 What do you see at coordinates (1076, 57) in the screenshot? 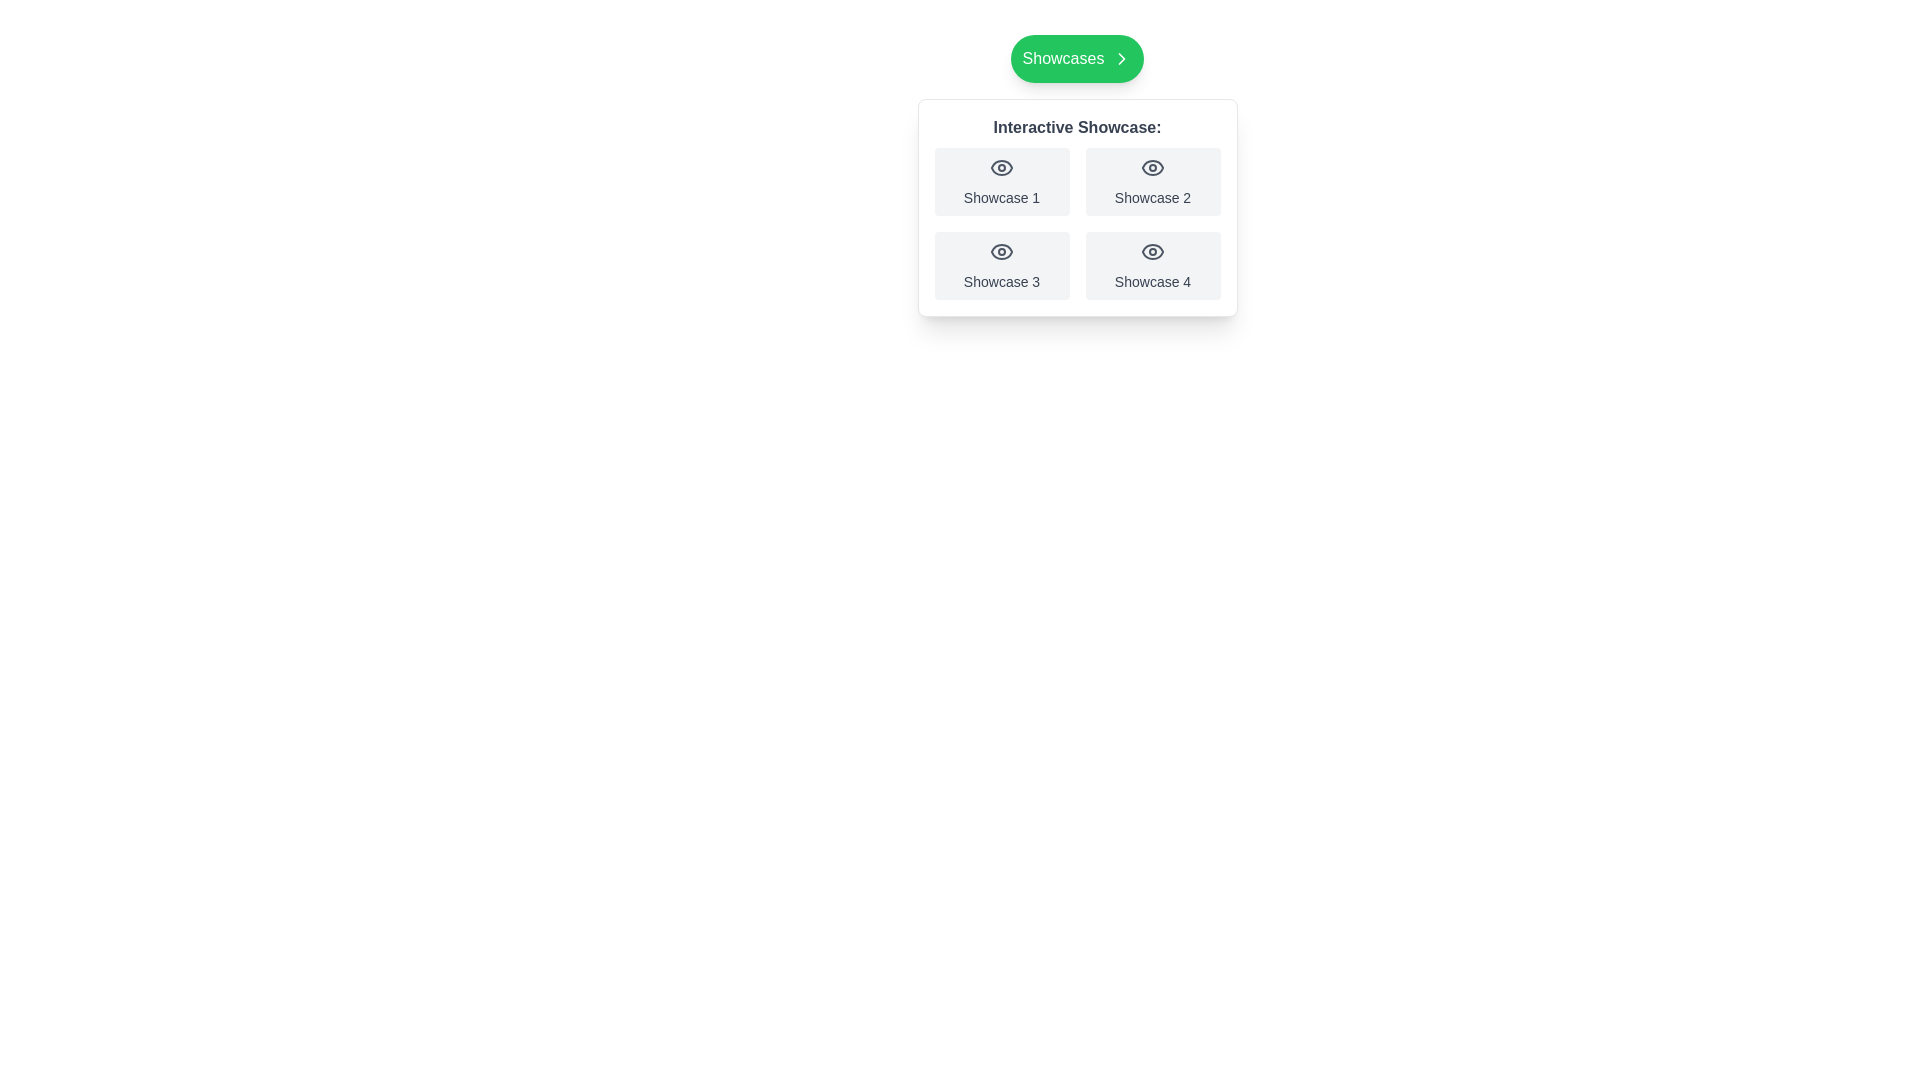
I see `the navigation button located near the top of the interface to showcase sections` at bounding box center [1076, 57].